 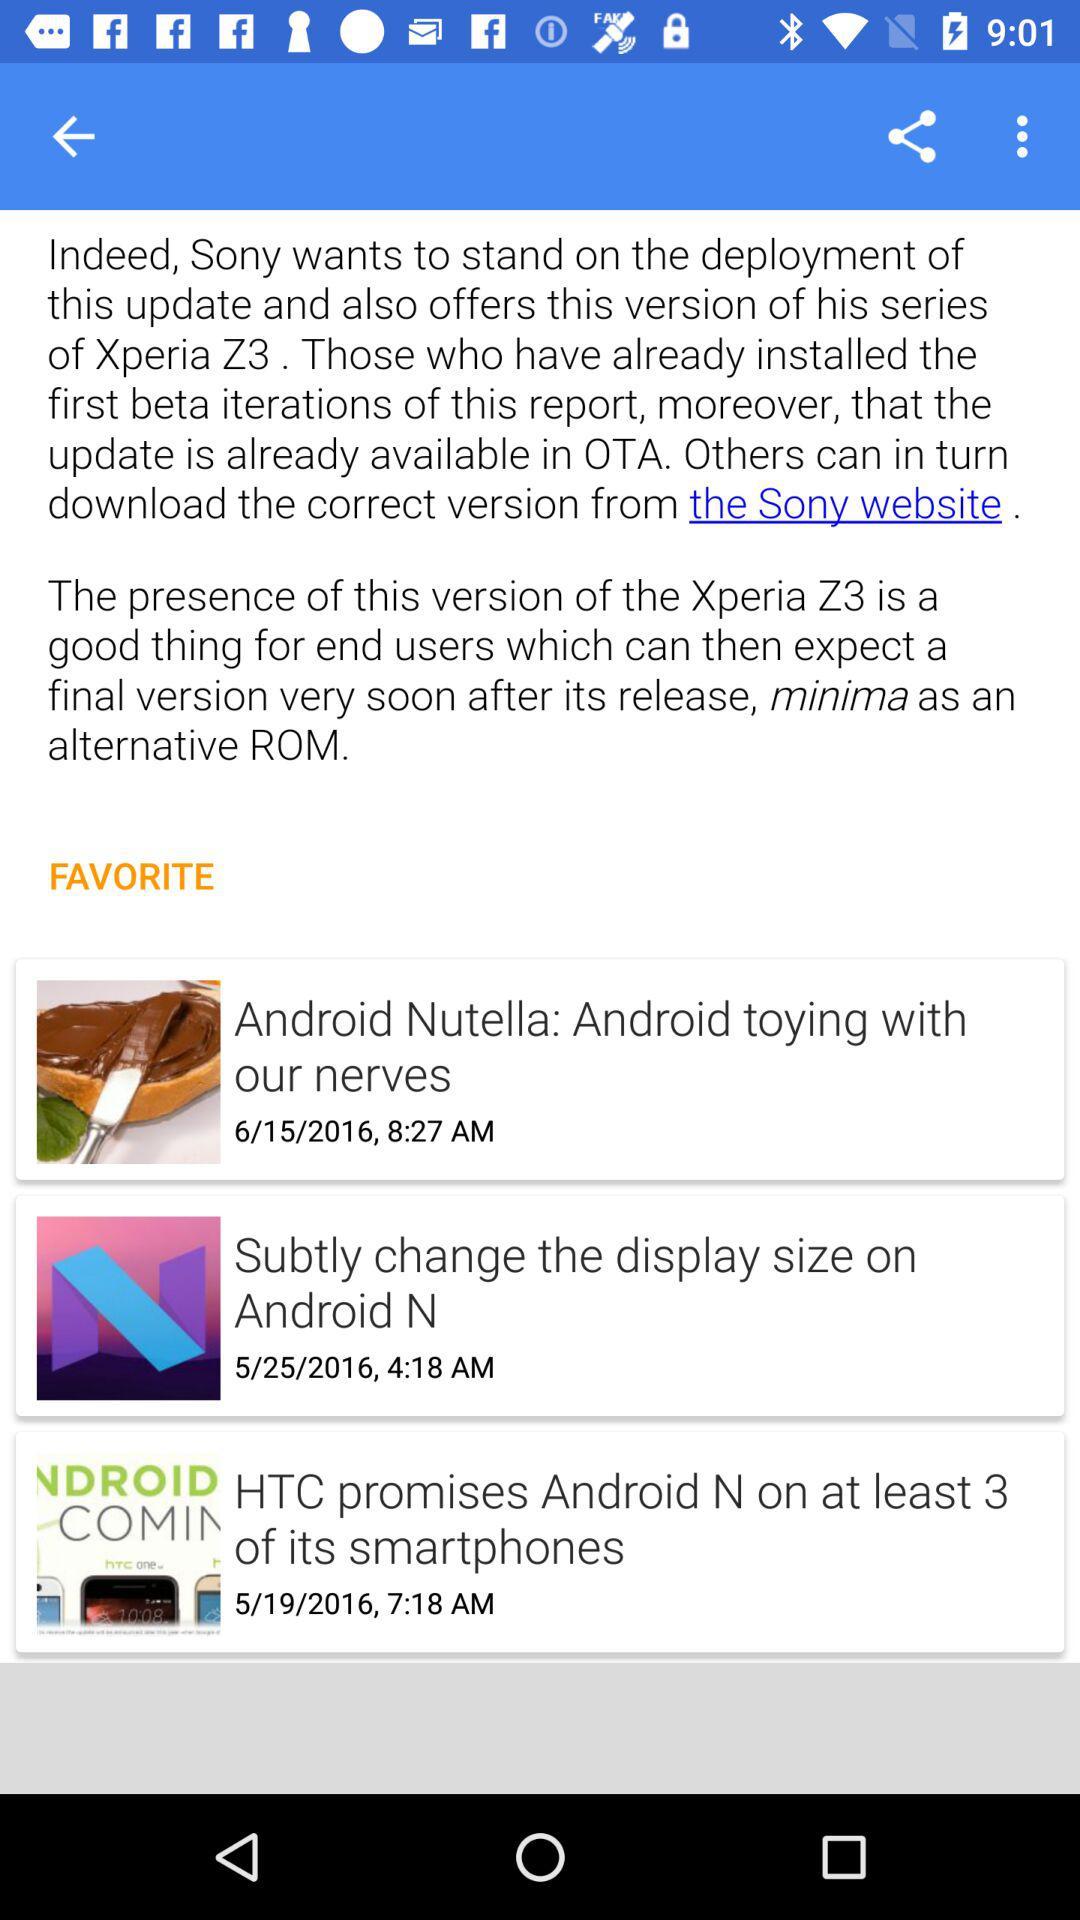 I want to click on favorite, so click(x=540, y=1284).